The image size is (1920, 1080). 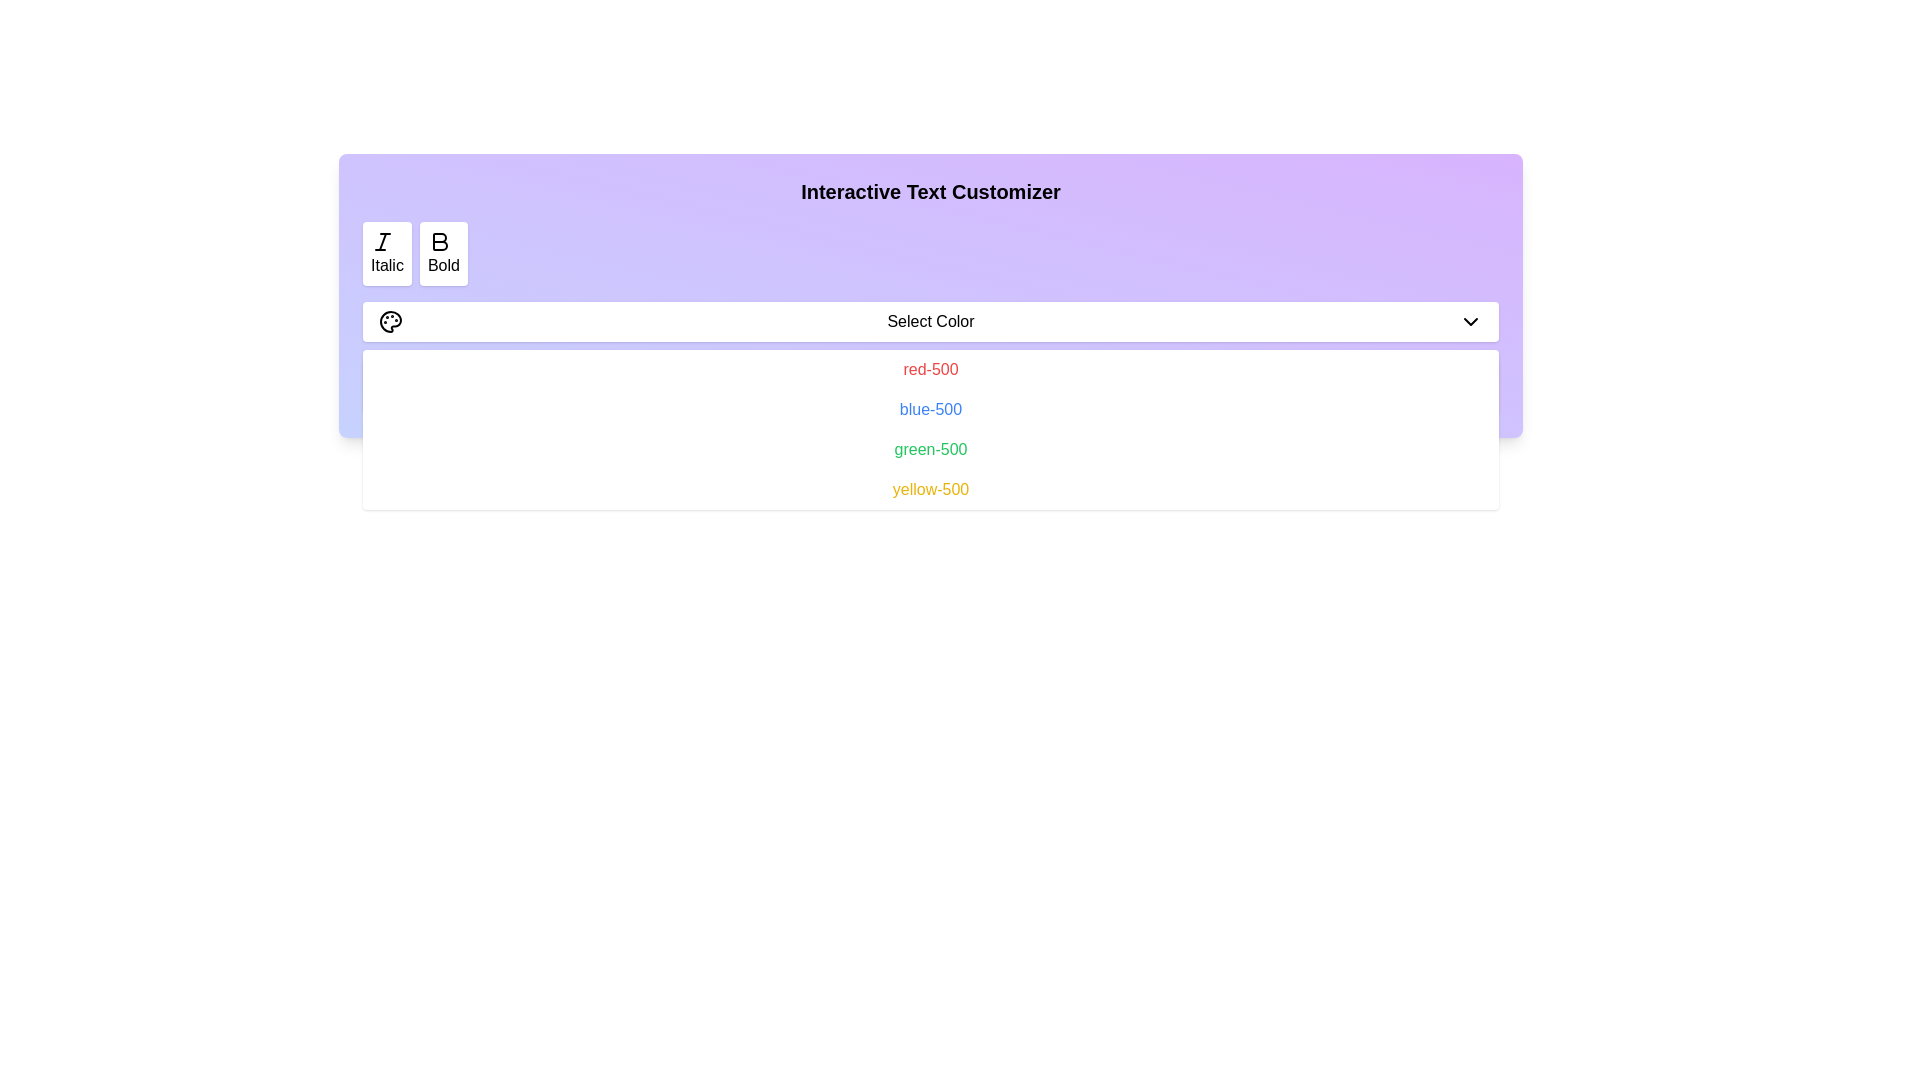 I want to click on the bold 'B' icon located in the upper section of the interface to apply bold formatting, so click(x=438, y=241).